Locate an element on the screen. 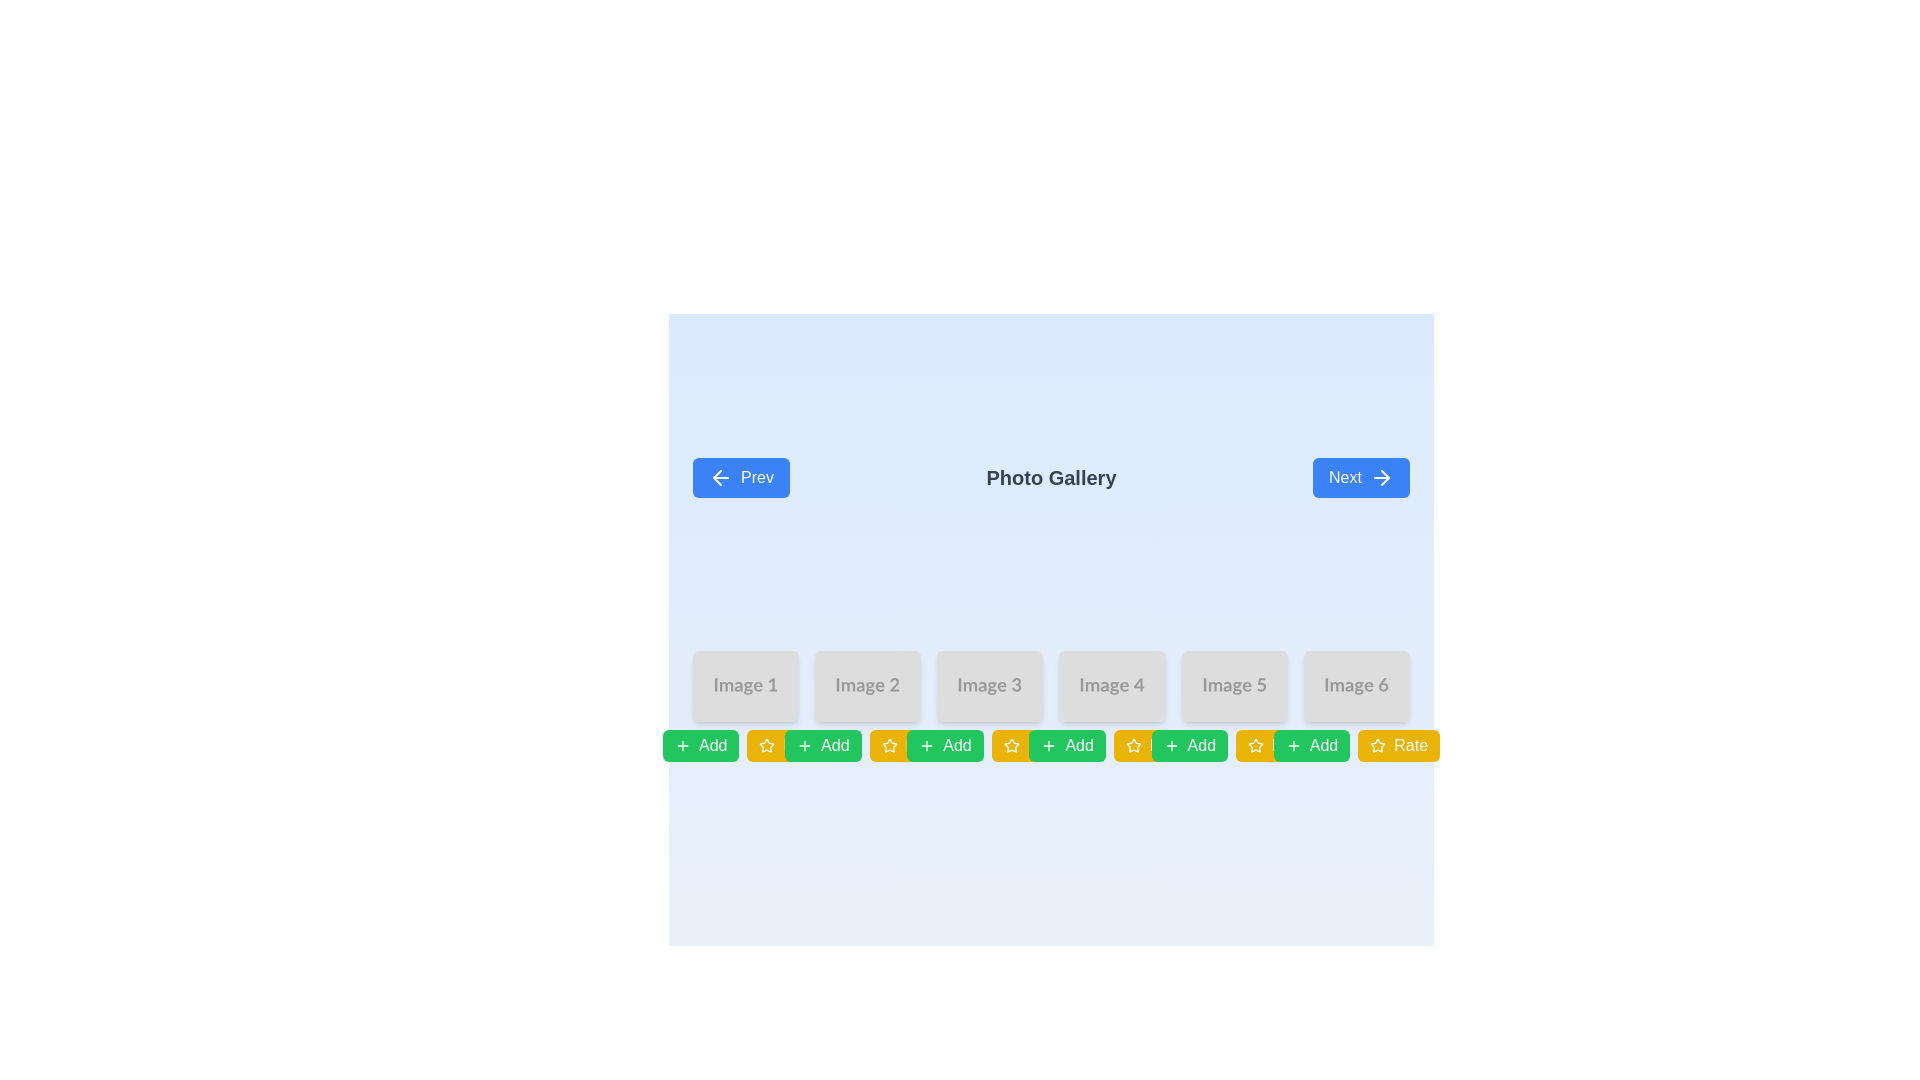 The width and height of the screenshot is (1920, 1080). the image labeled 'Image 2' is located at coordinates (868, 685).